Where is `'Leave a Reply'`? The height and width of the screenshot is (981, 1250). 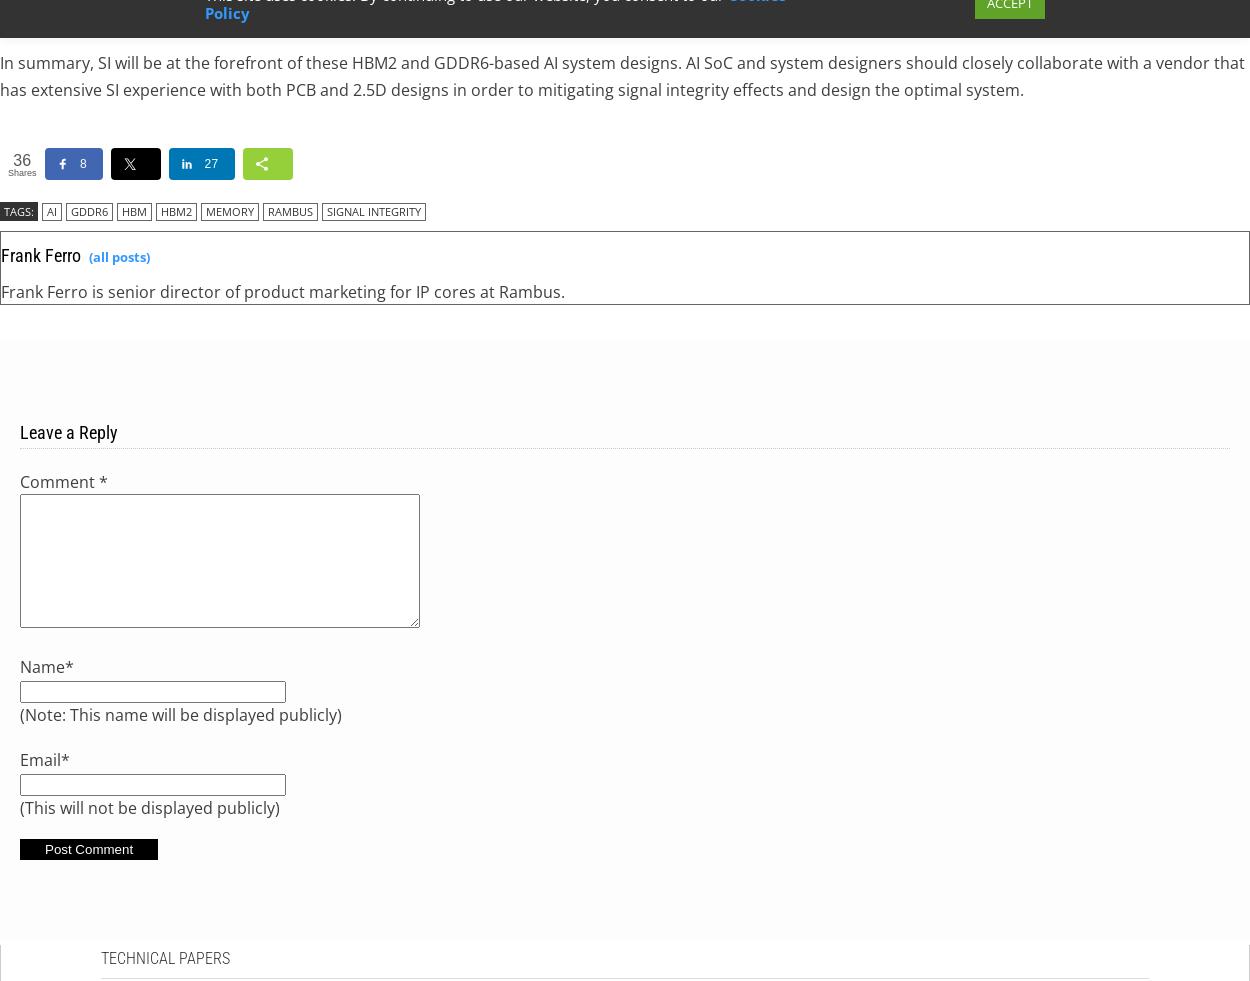
'Leave a Reply' is located at coordinates (68, 430).